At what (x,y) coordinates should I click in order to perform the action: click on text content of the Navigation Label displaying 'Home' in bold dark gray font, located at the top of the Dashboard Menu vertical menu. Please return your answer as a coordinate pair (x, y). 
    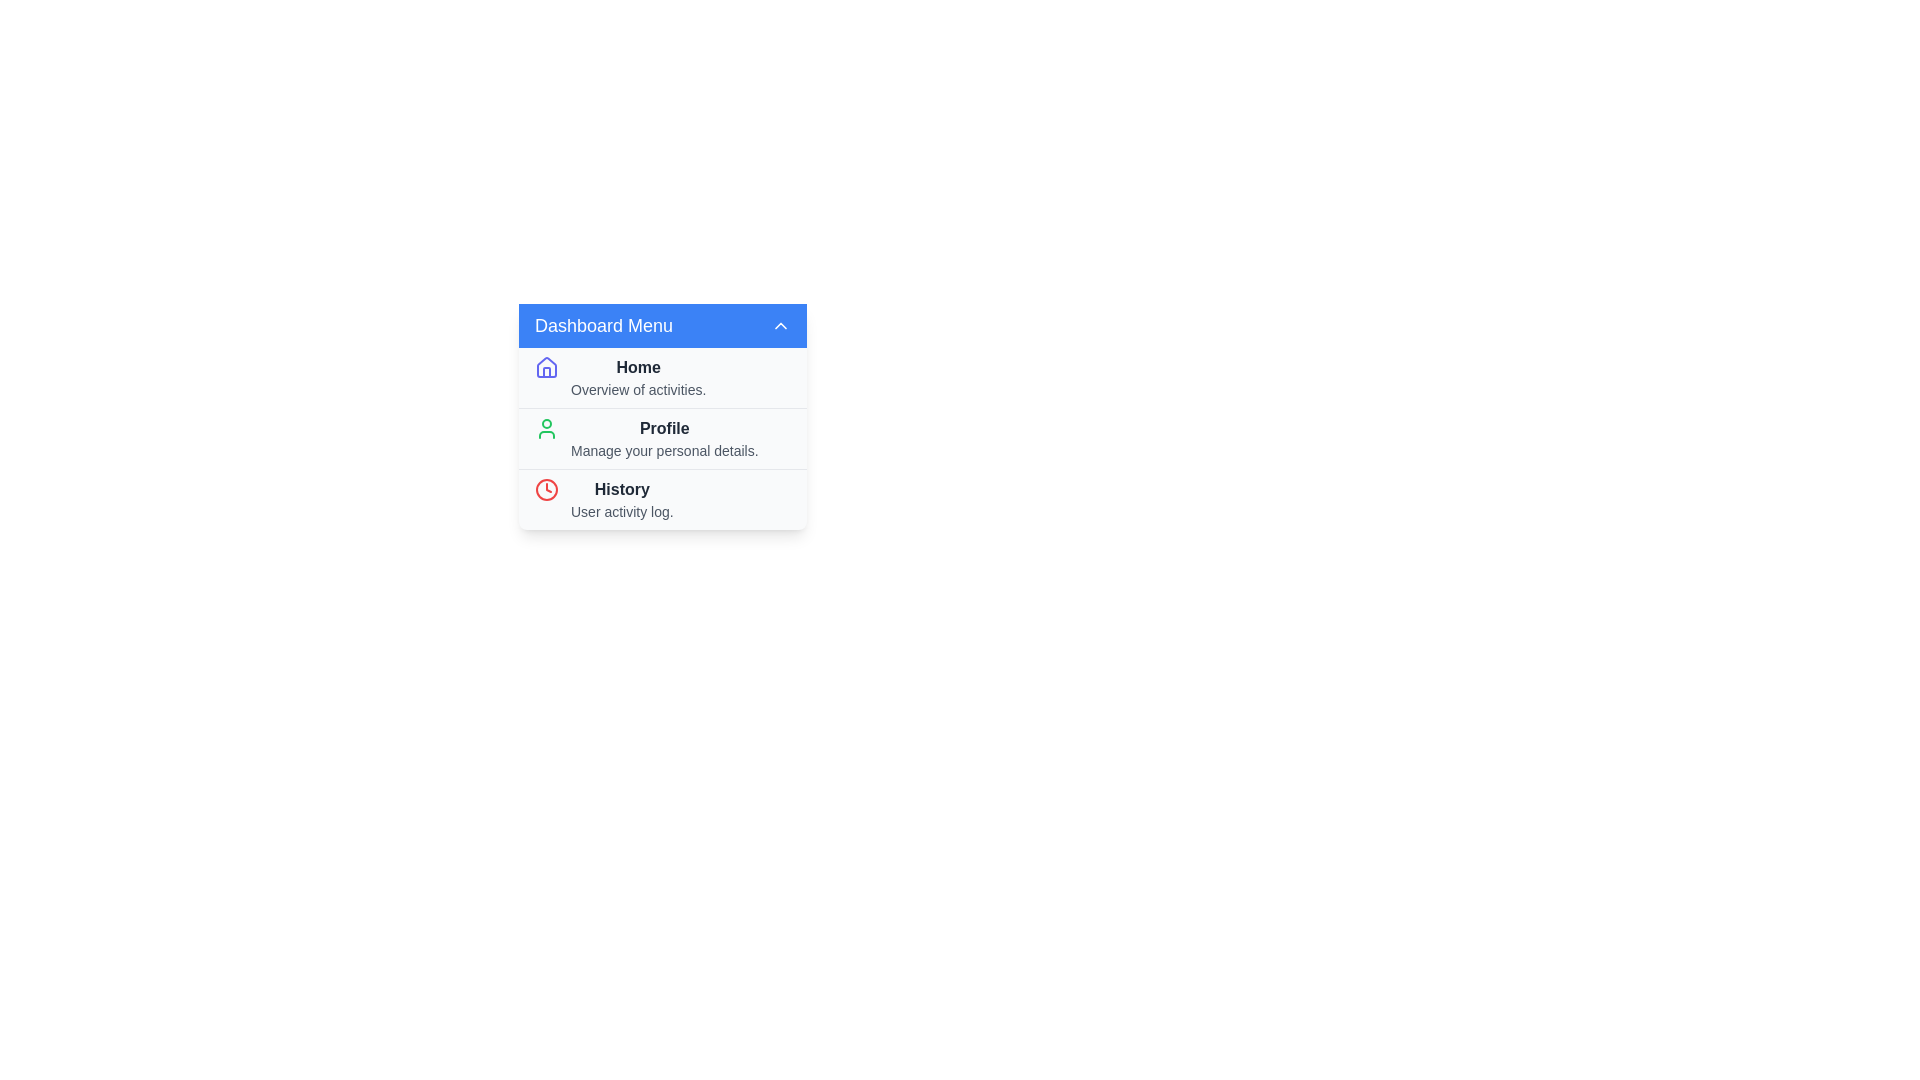
    Looking at the image, I should click on (637, 367).